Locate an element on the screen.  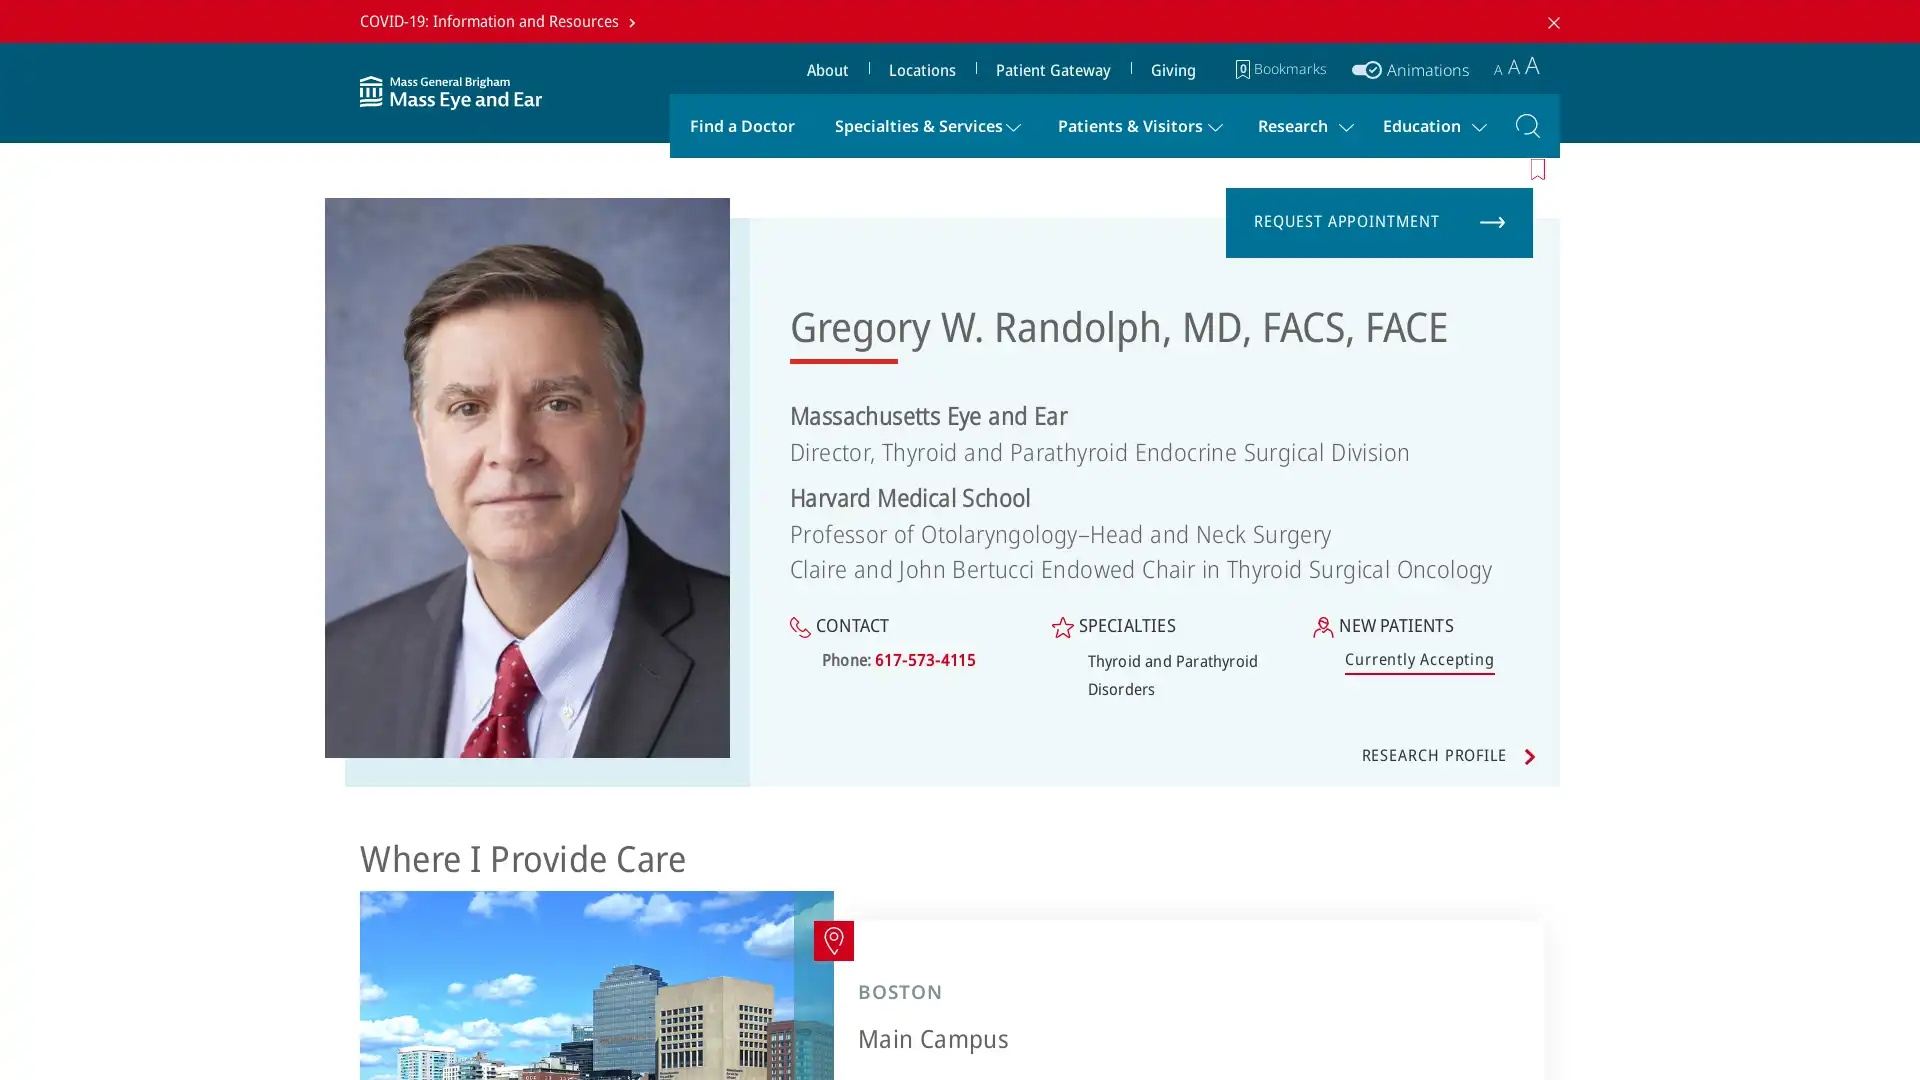
Research is located at coordinates (1300, 124).